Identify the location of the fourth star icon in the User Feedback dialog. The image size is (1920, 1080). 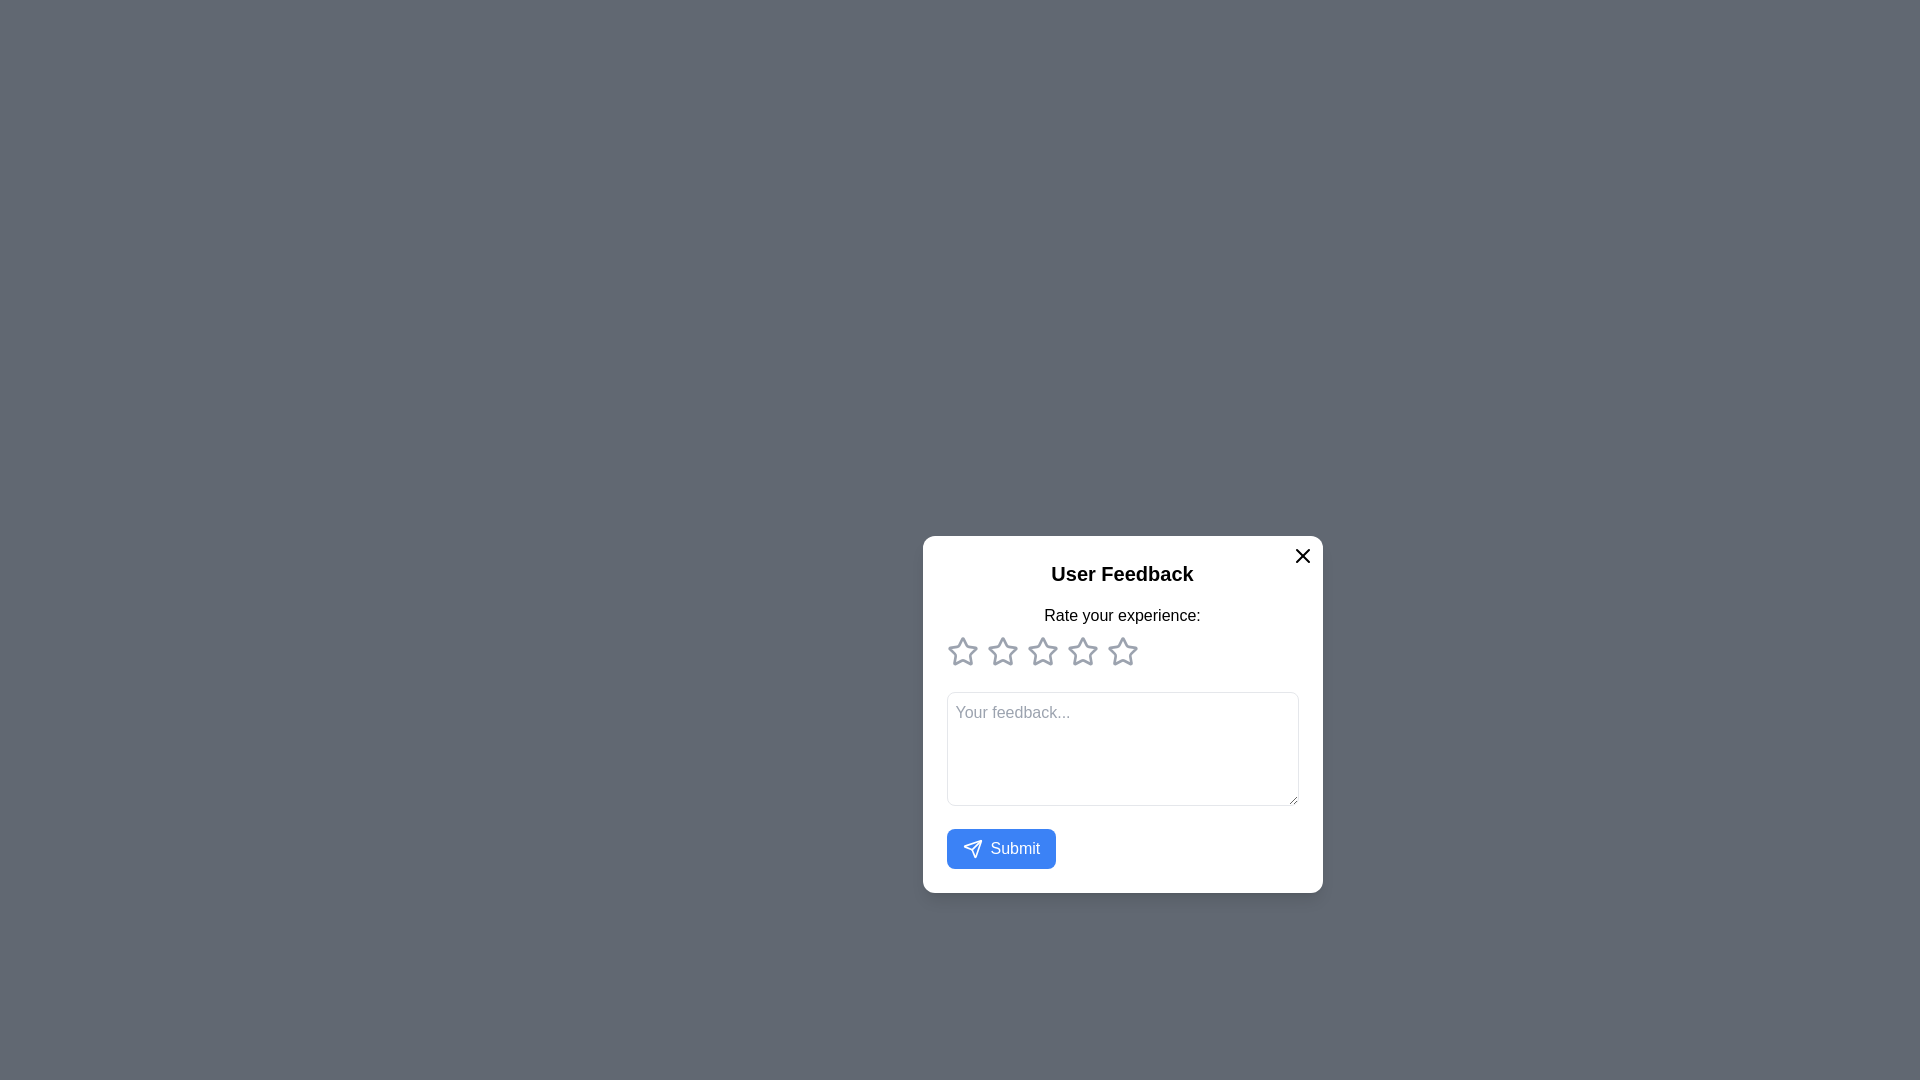
(1081, 651).